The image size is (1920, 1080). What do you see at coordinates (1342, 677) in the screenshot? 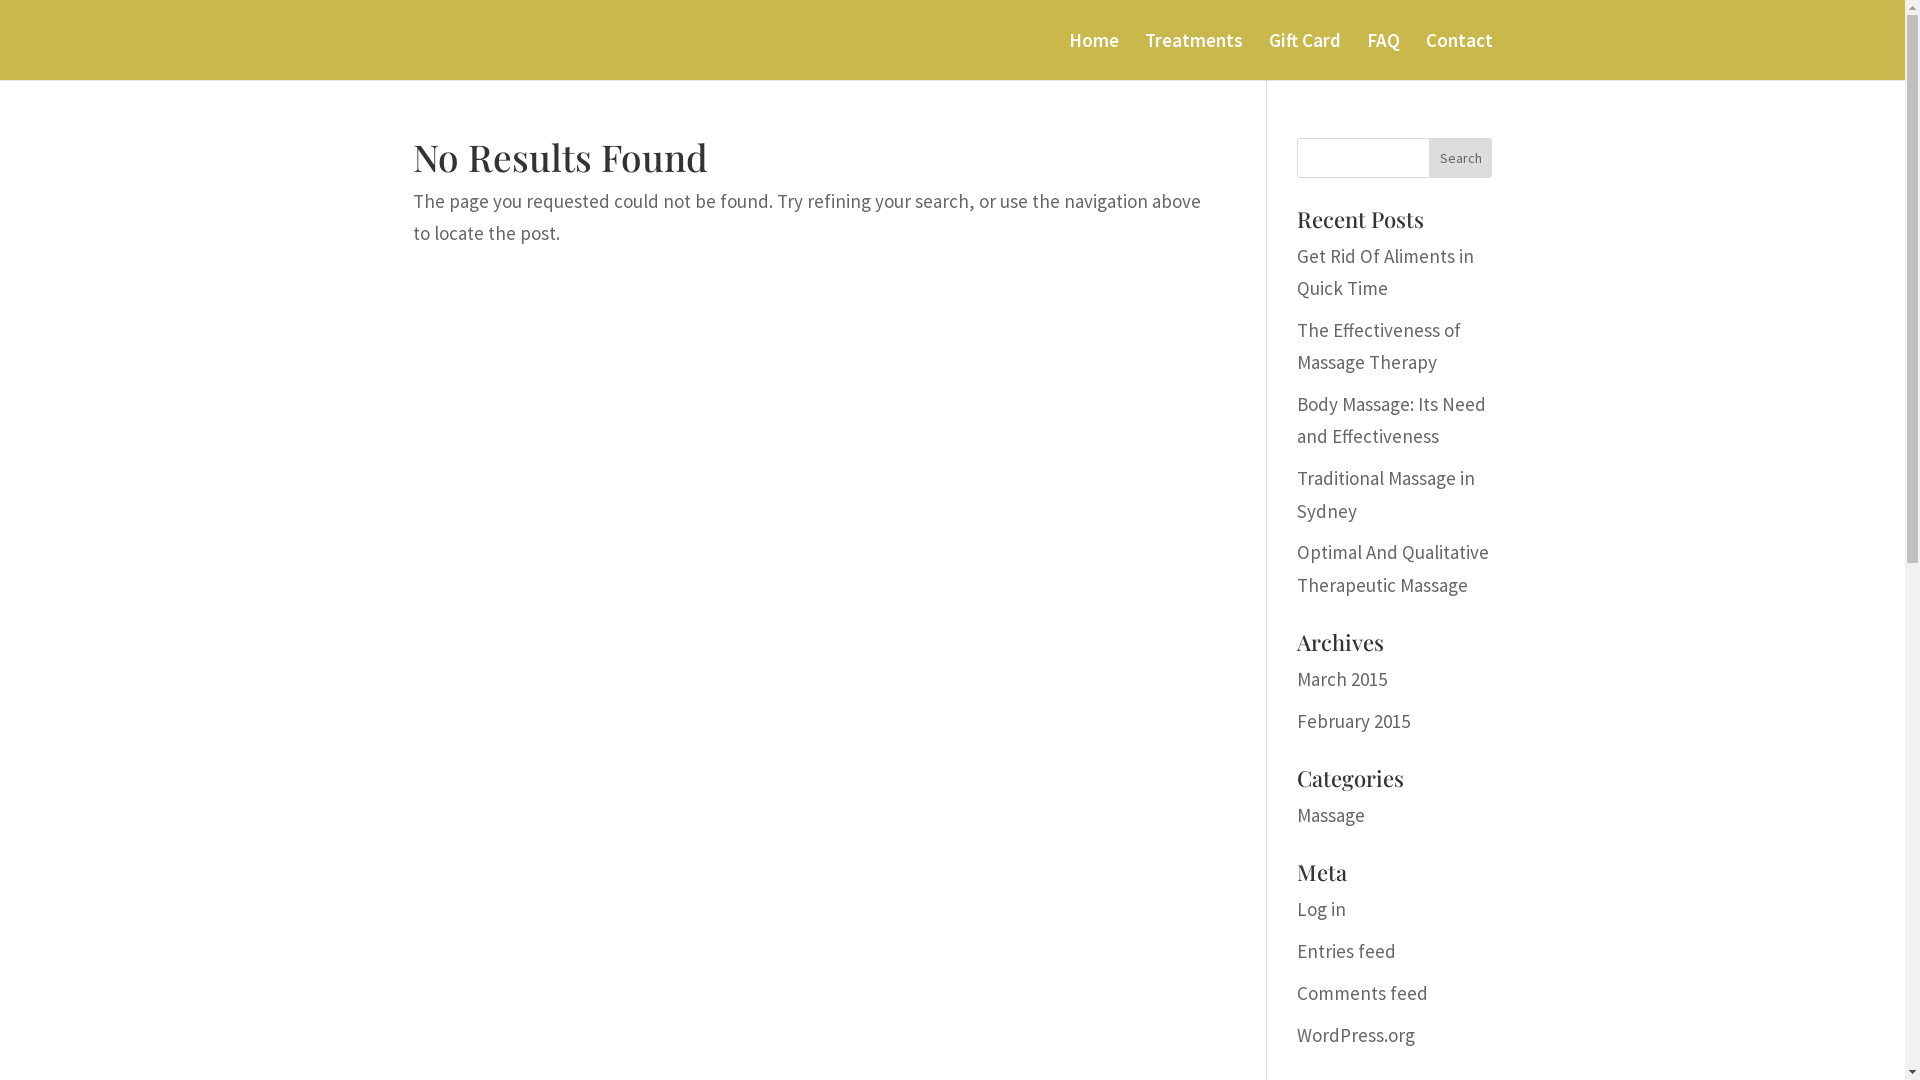
I see `'March 2015'` at bounding box center [1342, 677].